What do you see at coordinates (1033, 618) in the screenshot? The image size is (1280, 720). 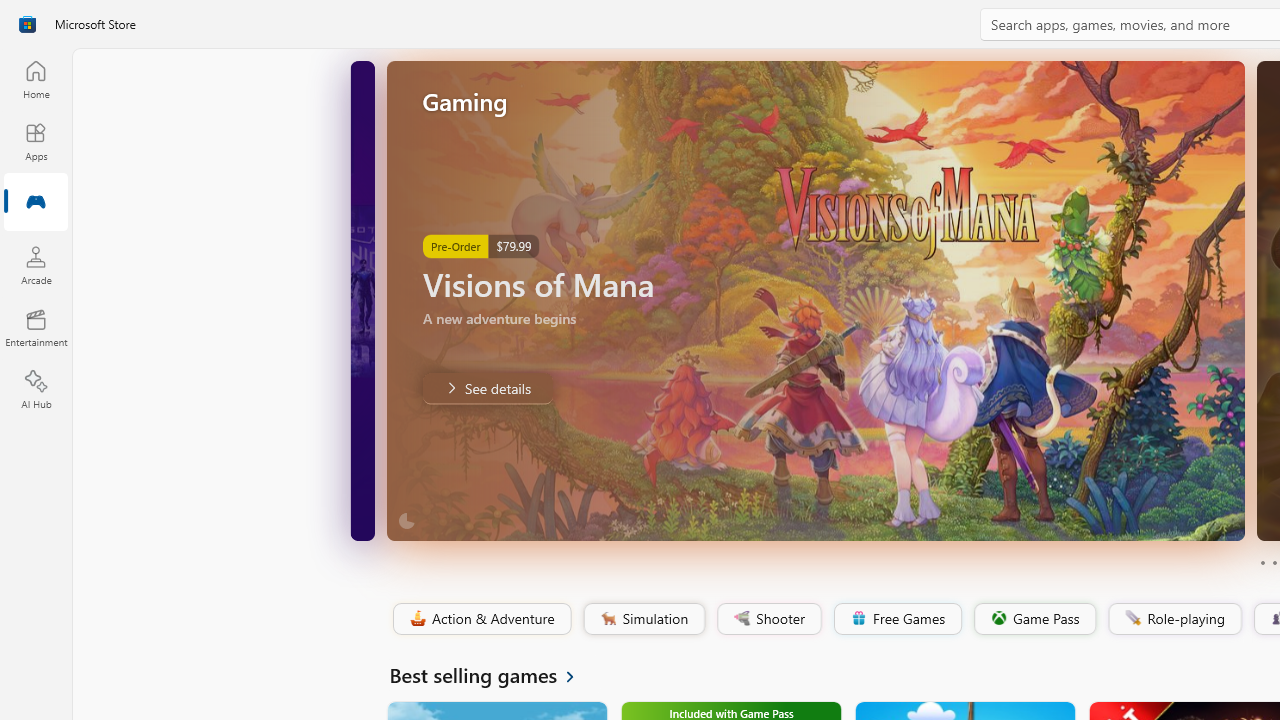 I see `'Game Pass'` at bounding box center [1033, 618].